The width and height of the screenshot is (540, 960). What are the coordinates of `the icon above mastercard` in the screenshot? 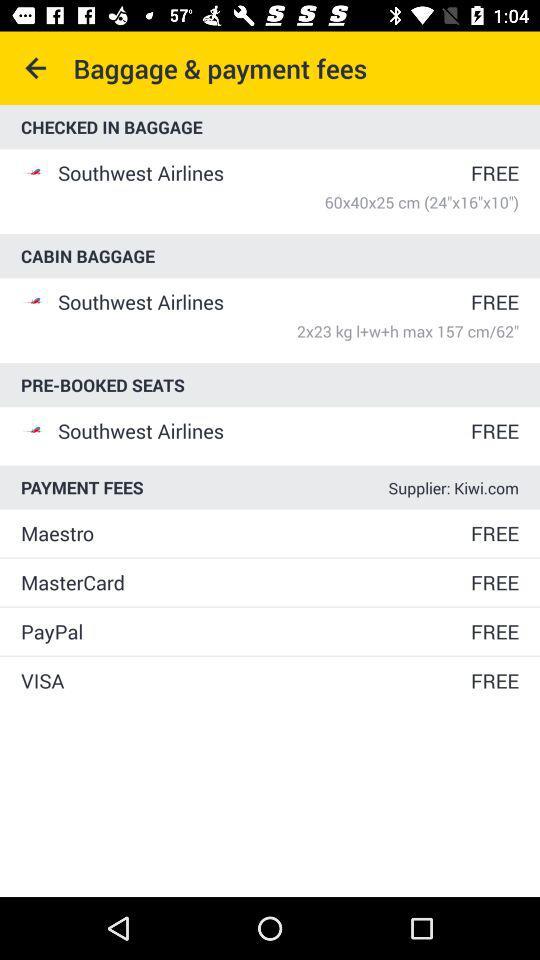 It's located at (244, 532).